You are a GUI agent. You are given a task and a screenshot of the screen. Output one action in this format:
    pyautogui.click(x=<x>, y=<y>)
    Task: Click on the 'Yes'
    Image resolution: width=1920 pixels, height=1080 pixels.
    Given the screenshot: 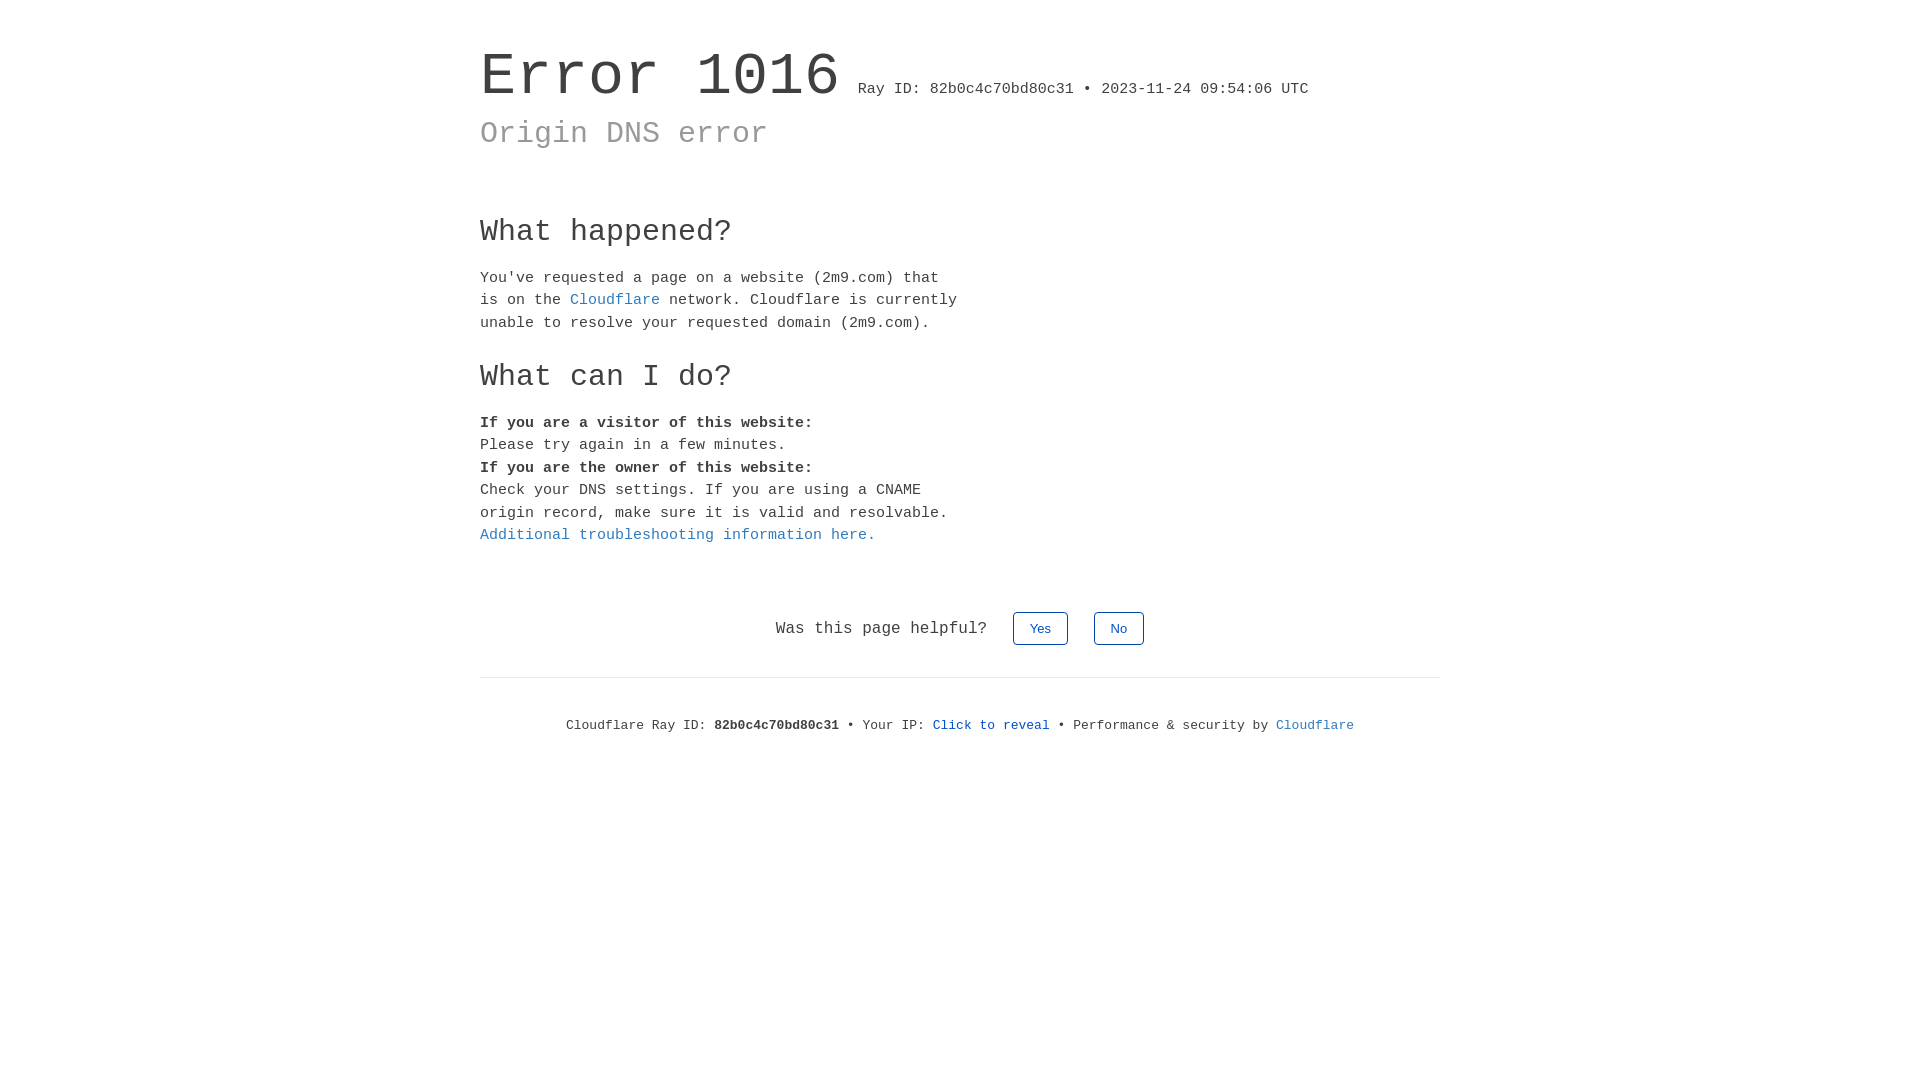 What is the action you would take?
    pyautogui.click(x=1040, y=627)
    